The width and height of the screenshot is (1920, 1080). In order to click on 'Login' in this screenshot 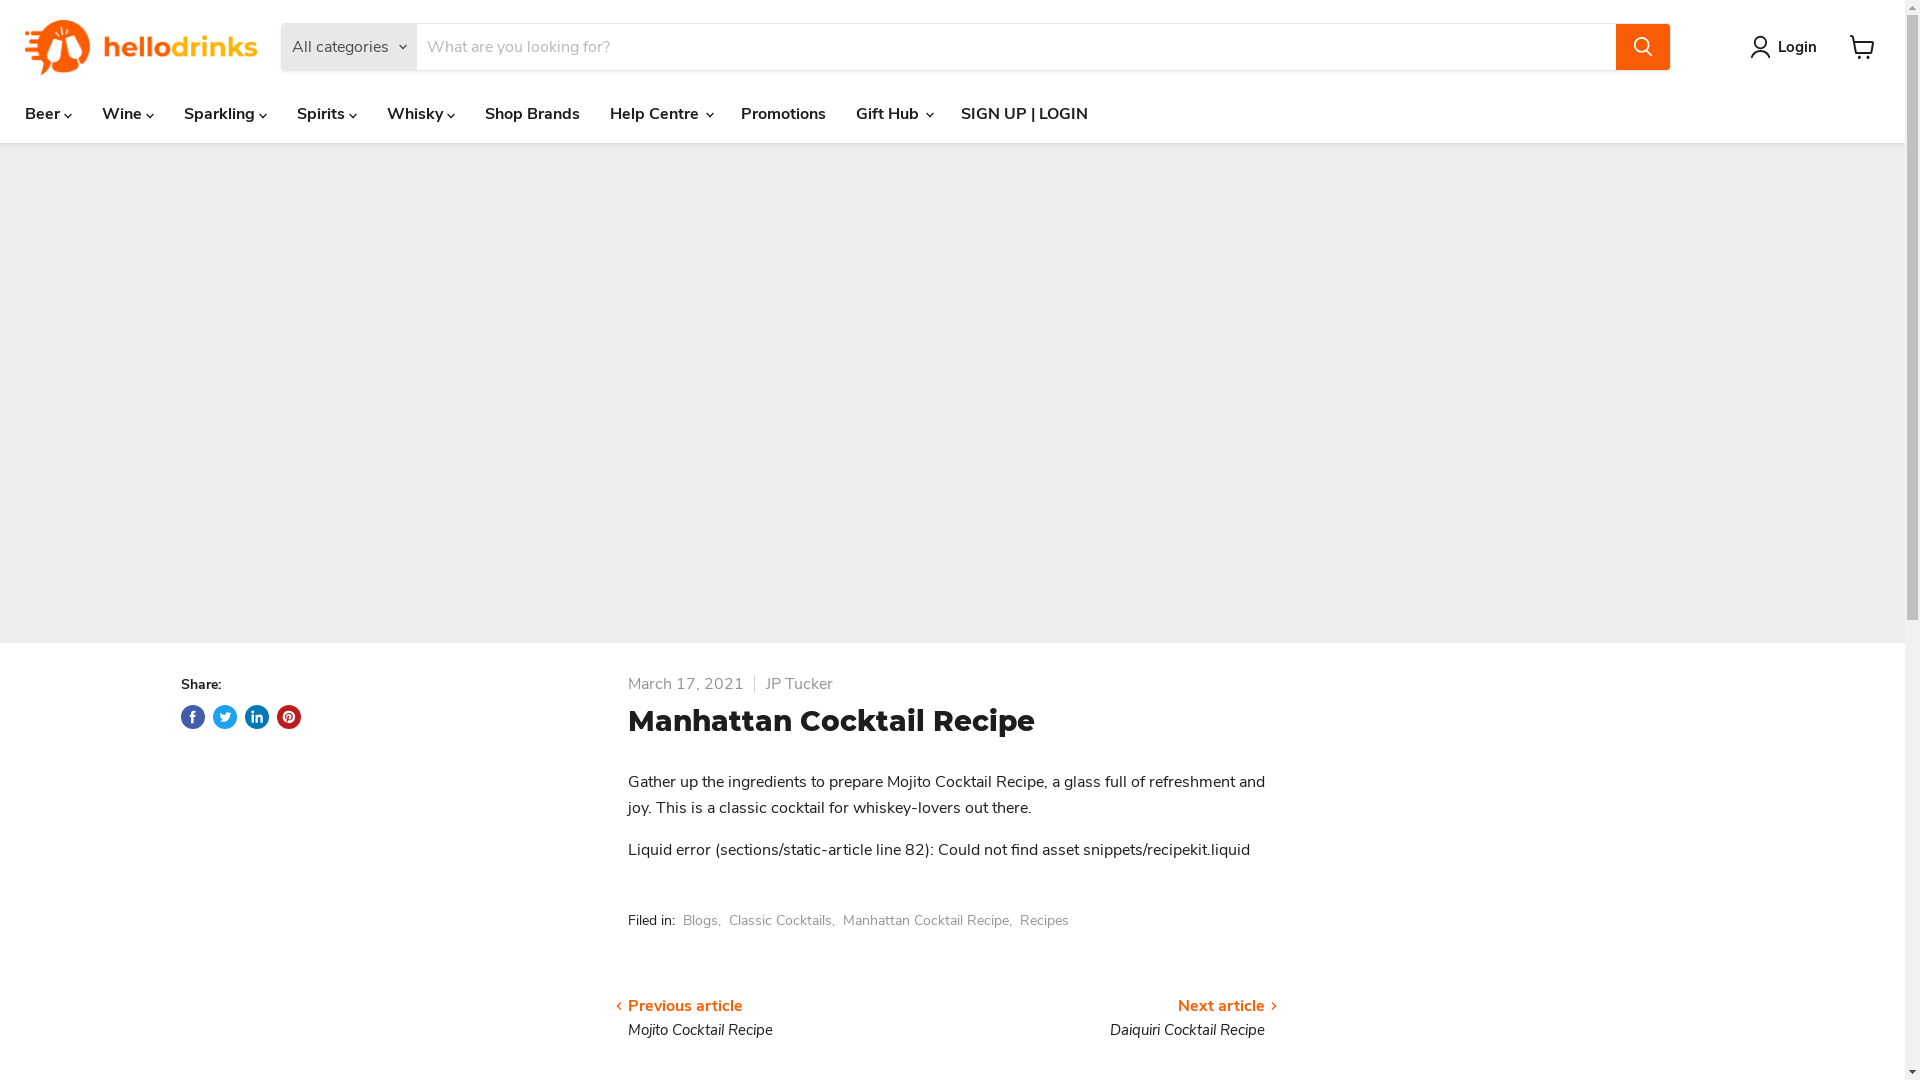, I will do `click(1797, 45)`.